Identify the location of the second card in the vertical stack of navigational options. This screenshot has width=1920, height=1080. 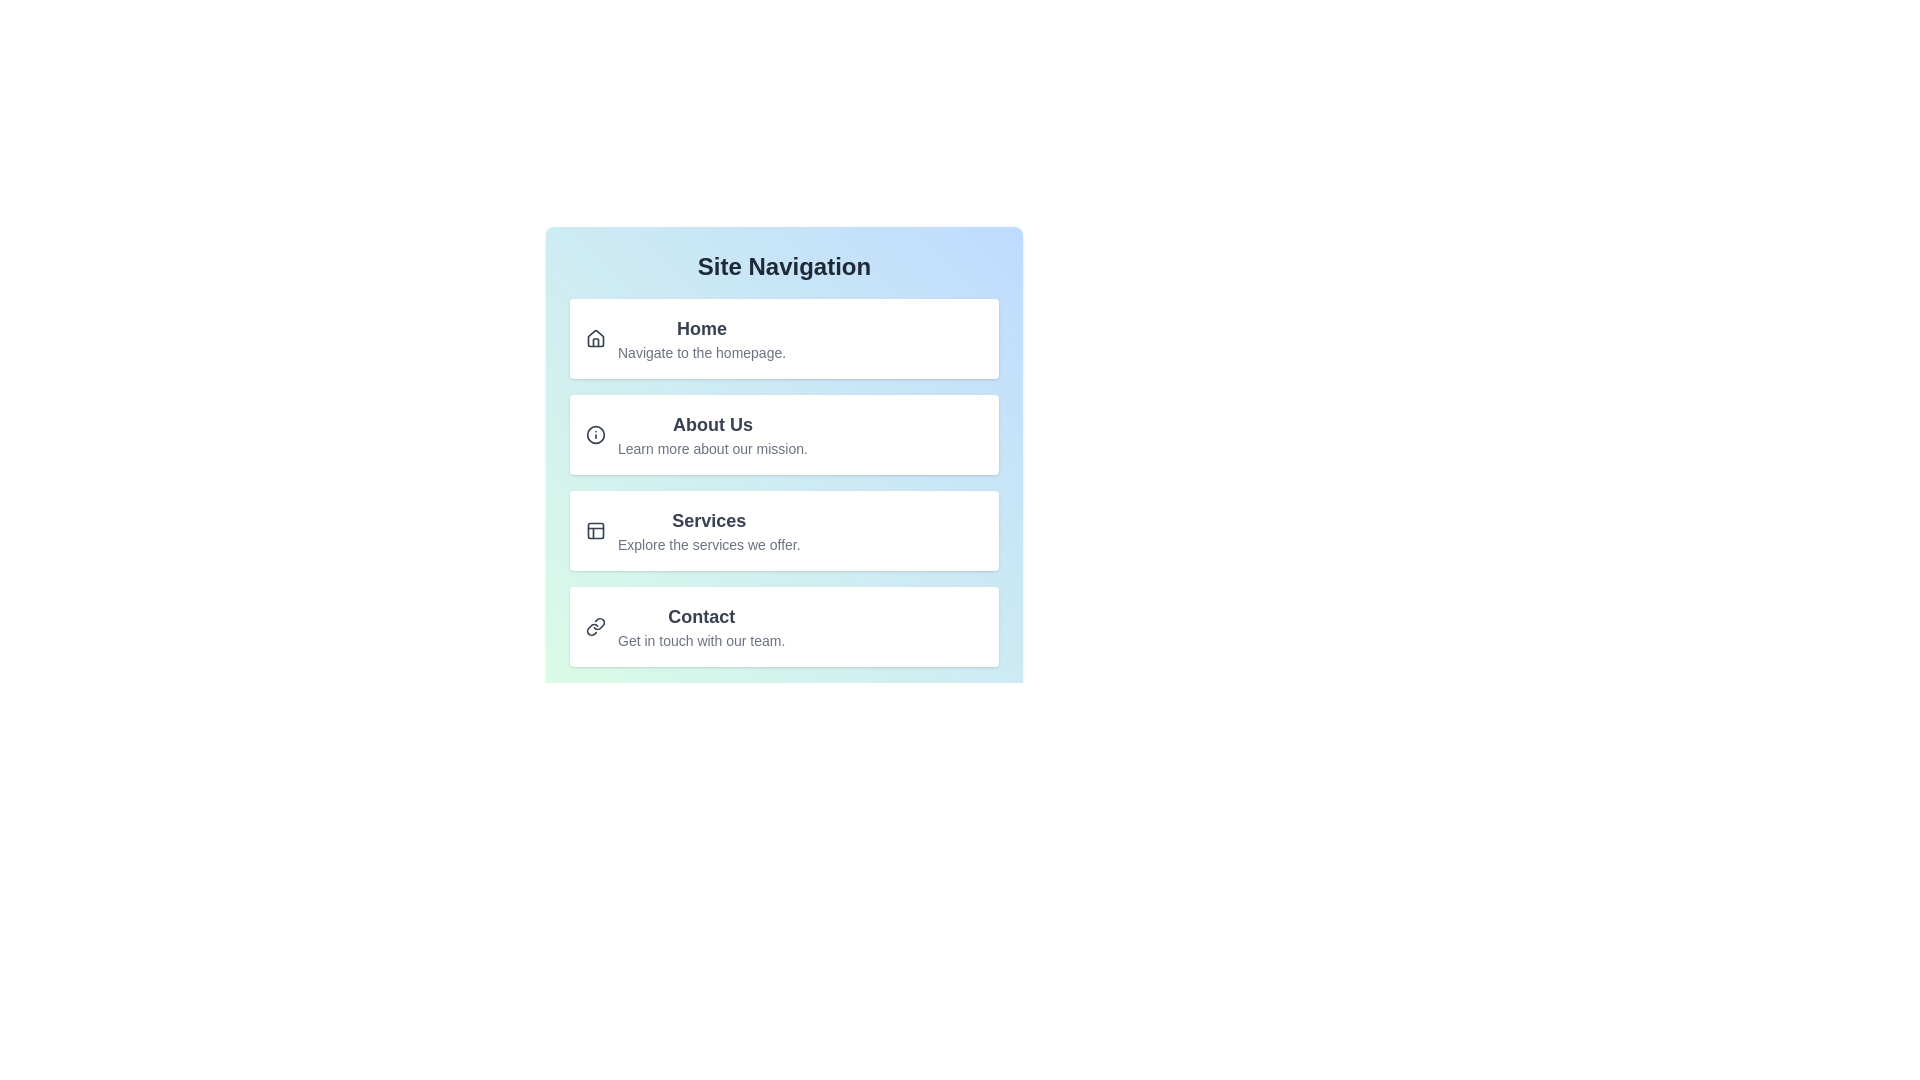
(783, 466).